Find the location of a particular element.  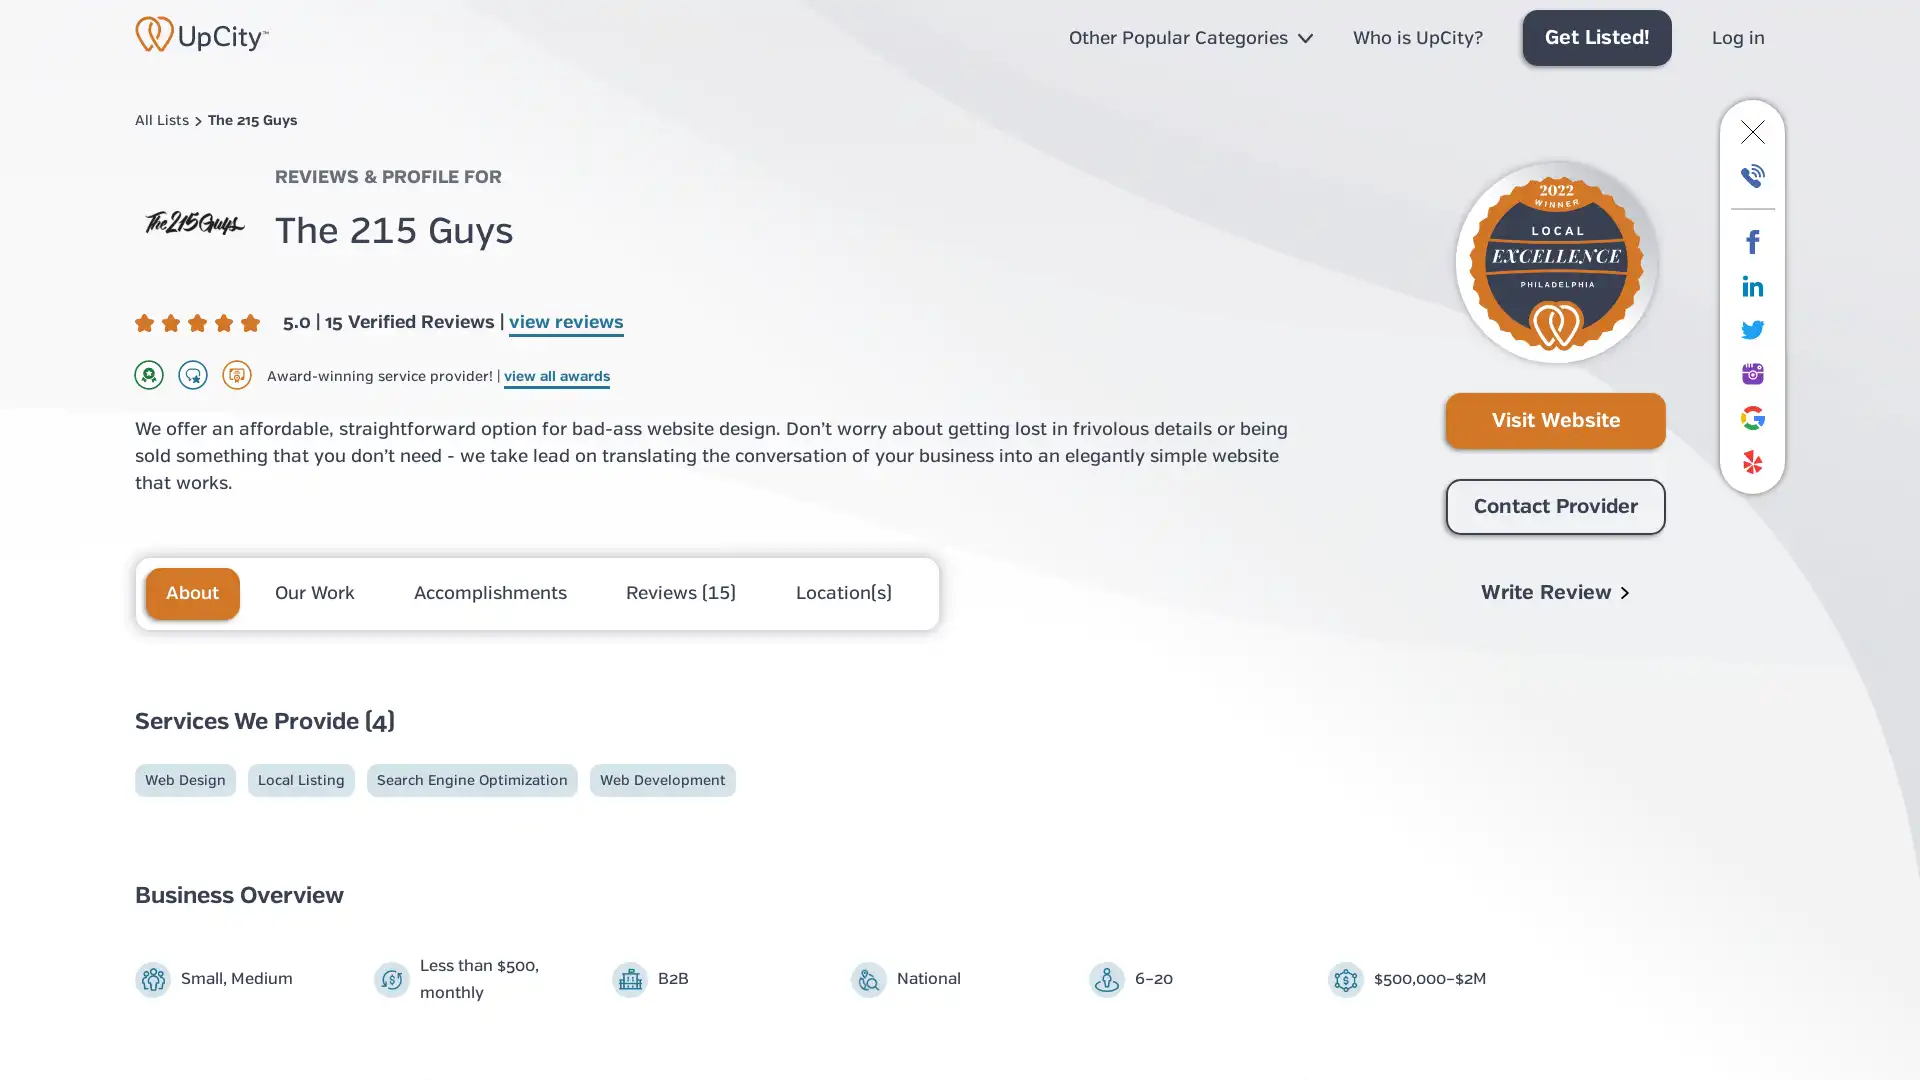

Accomplishments is located at coordinates (492, 592).